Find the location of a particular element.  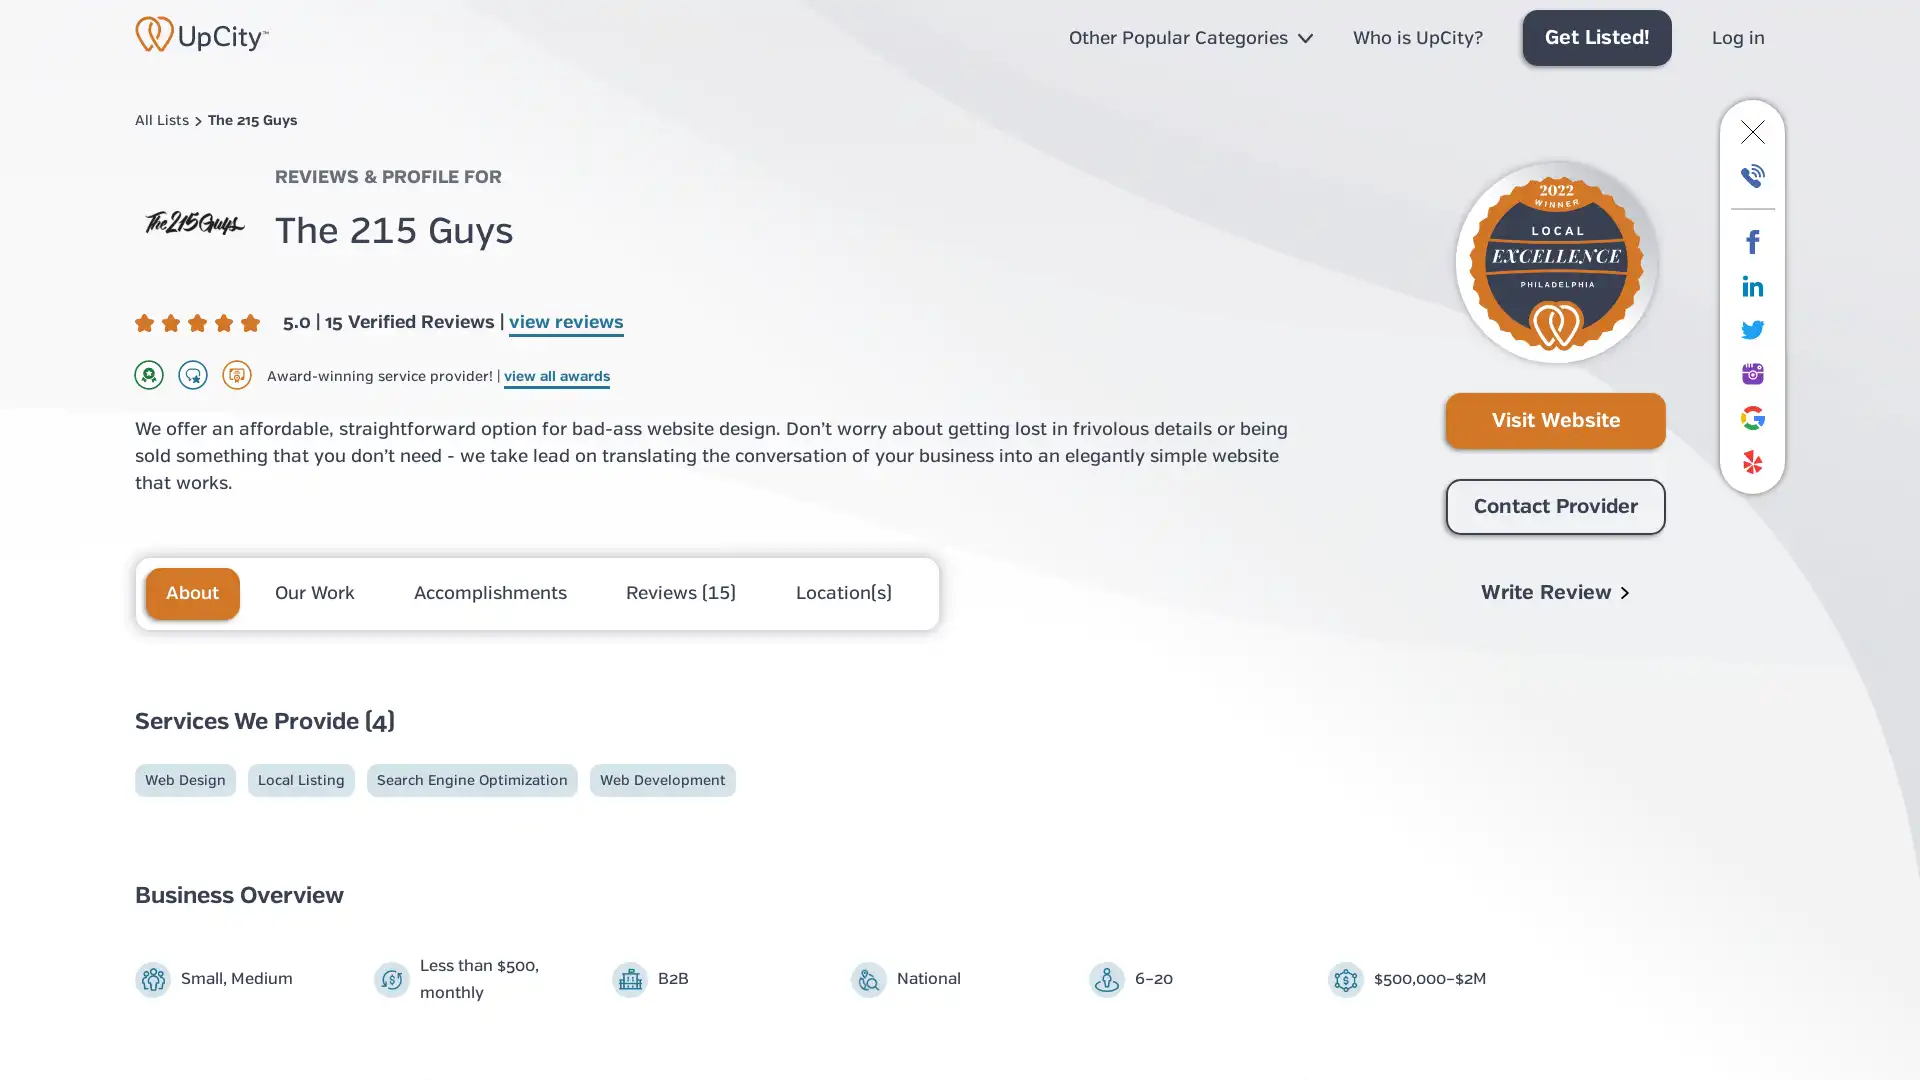

Accomplishments is located at coordinates (492, 592).